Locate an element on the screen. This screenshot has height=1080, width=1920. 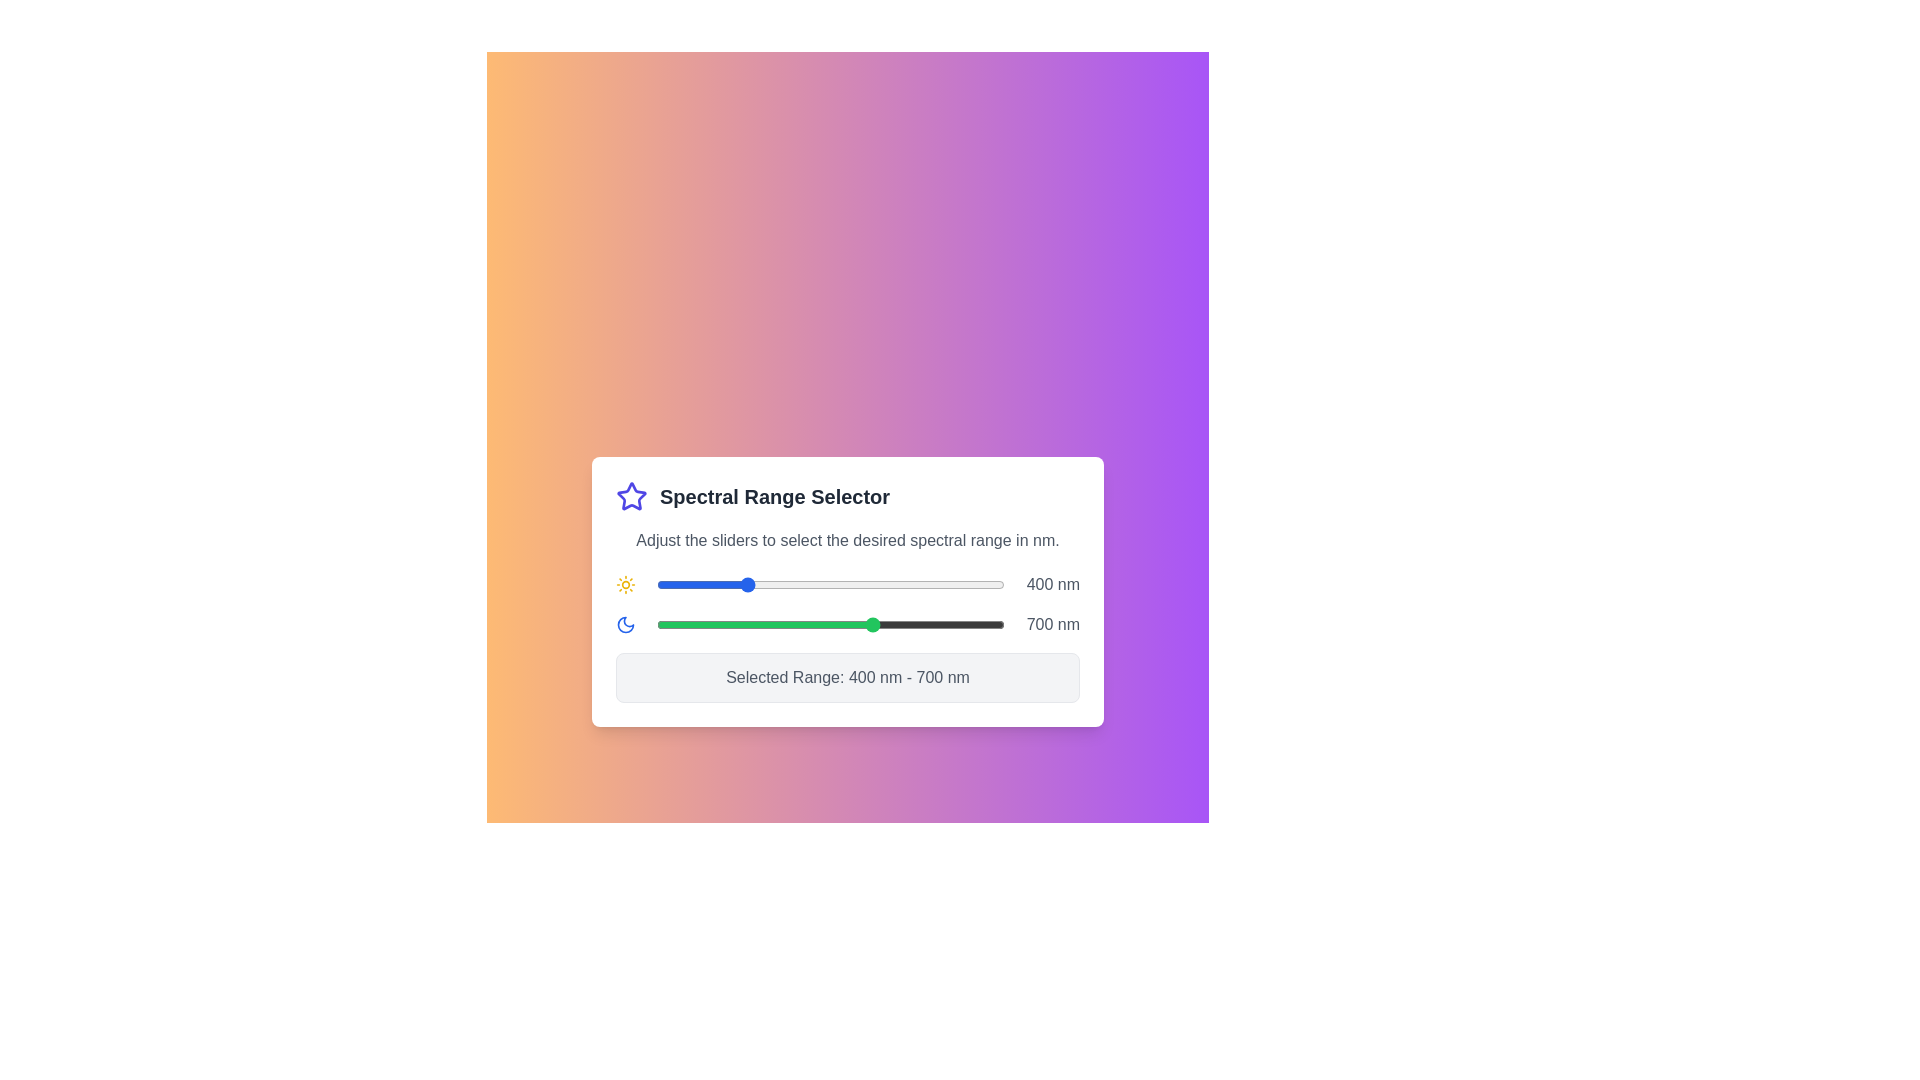
the start slider to set the lower limit of the spectral range to 975 nm is located at coordinates (994, 585).